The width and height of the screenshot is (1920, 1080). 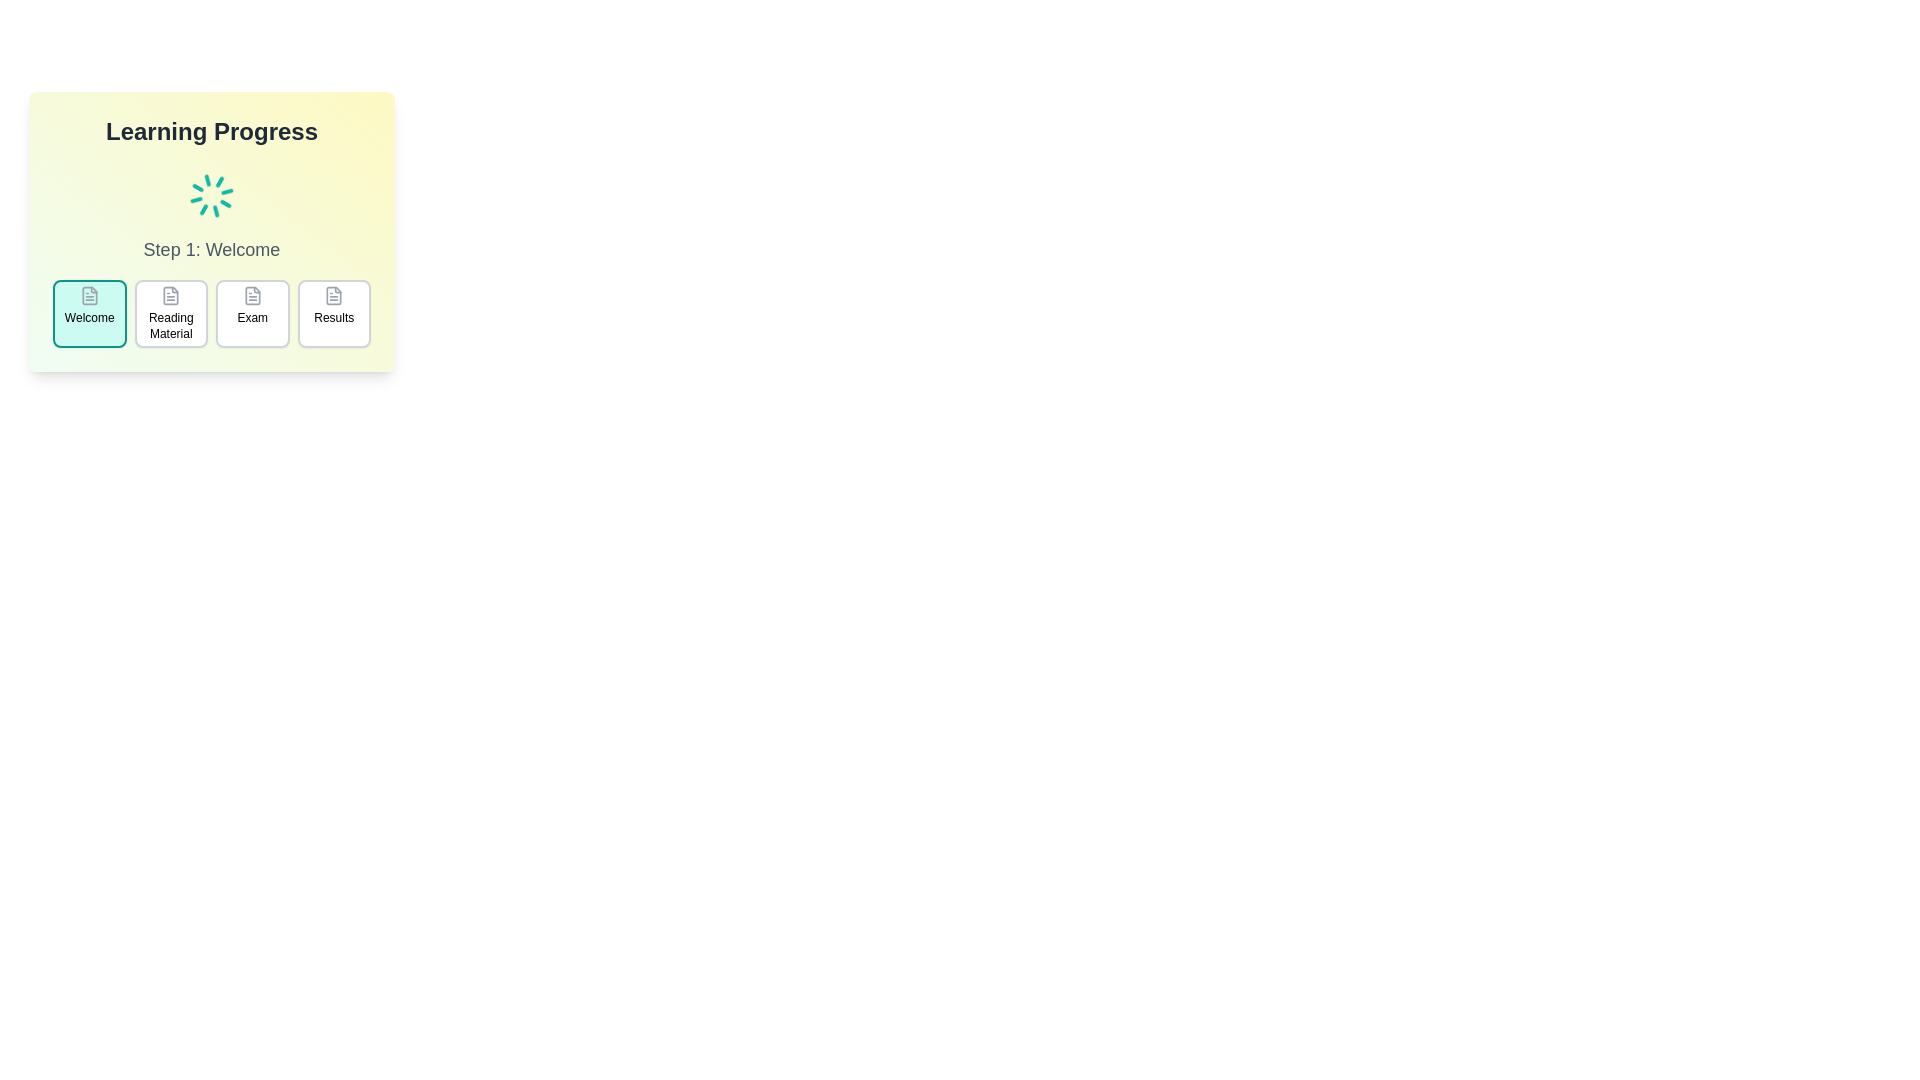 What do you see at coordinates (251, 296) in the screenshot?
I see `the 'Exam' button, which is the third button from the left in a horizontal sequence of four buttons within the 'Learning Progress' card interface` at bounding box center [251, 296].